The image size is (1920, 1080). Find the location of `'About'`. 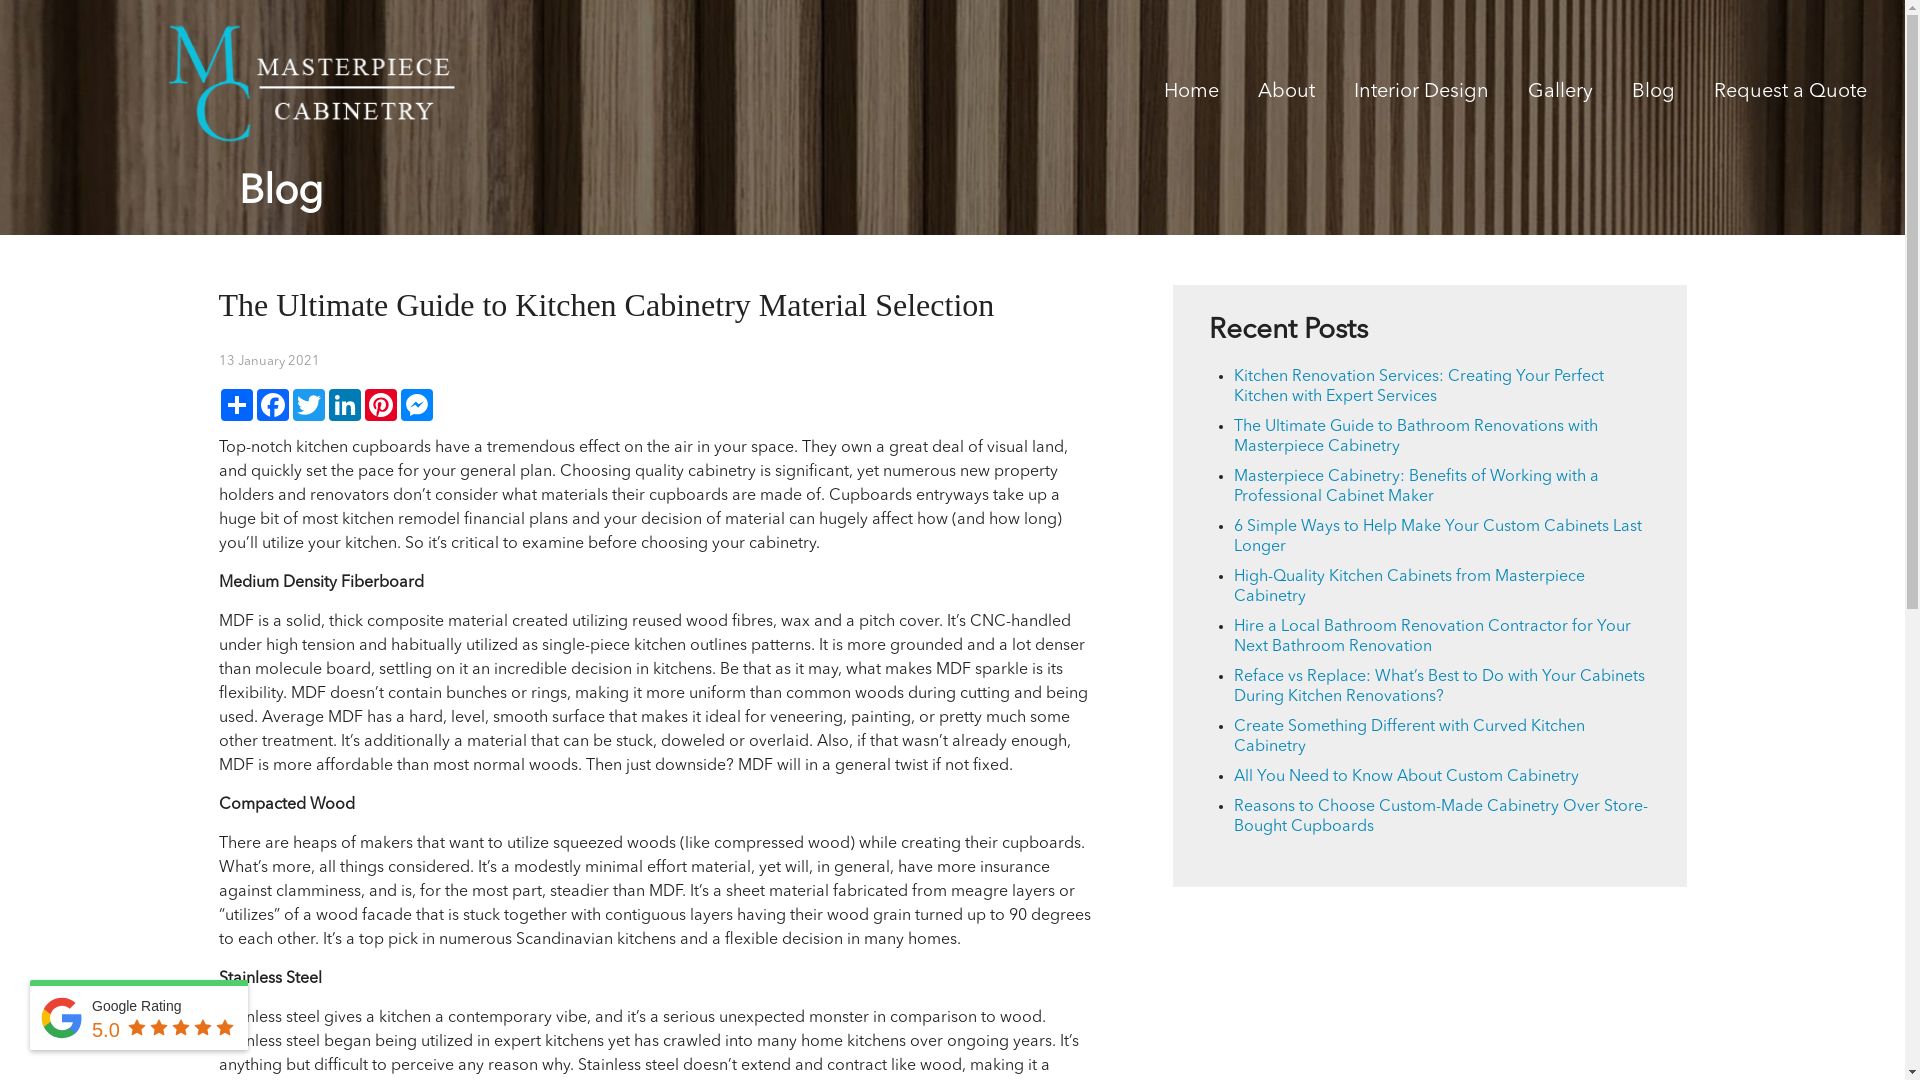

'About' is located at coordinates (1286, 95).